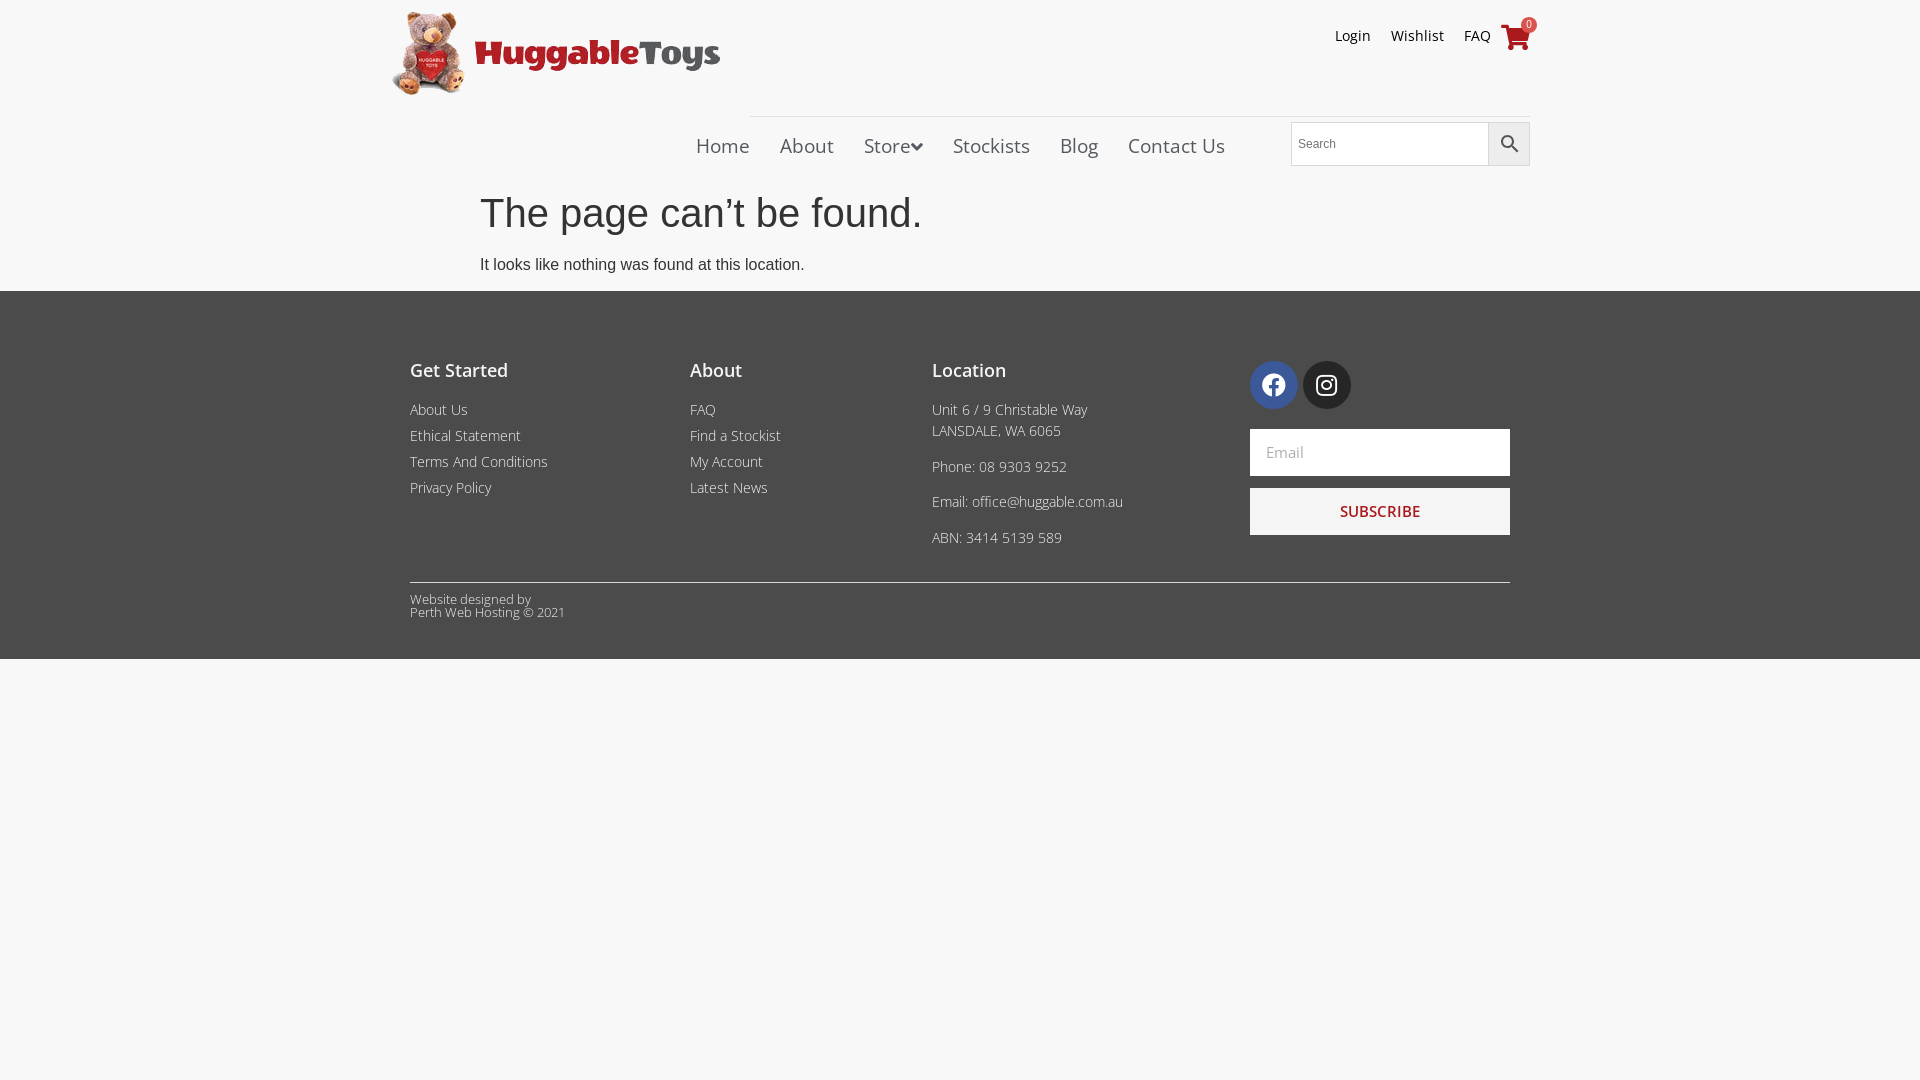 The image size is (1920, 1080). Describe the element at coordinates (1077, 145) in the screenshot. I see `'Blog'` at that location.